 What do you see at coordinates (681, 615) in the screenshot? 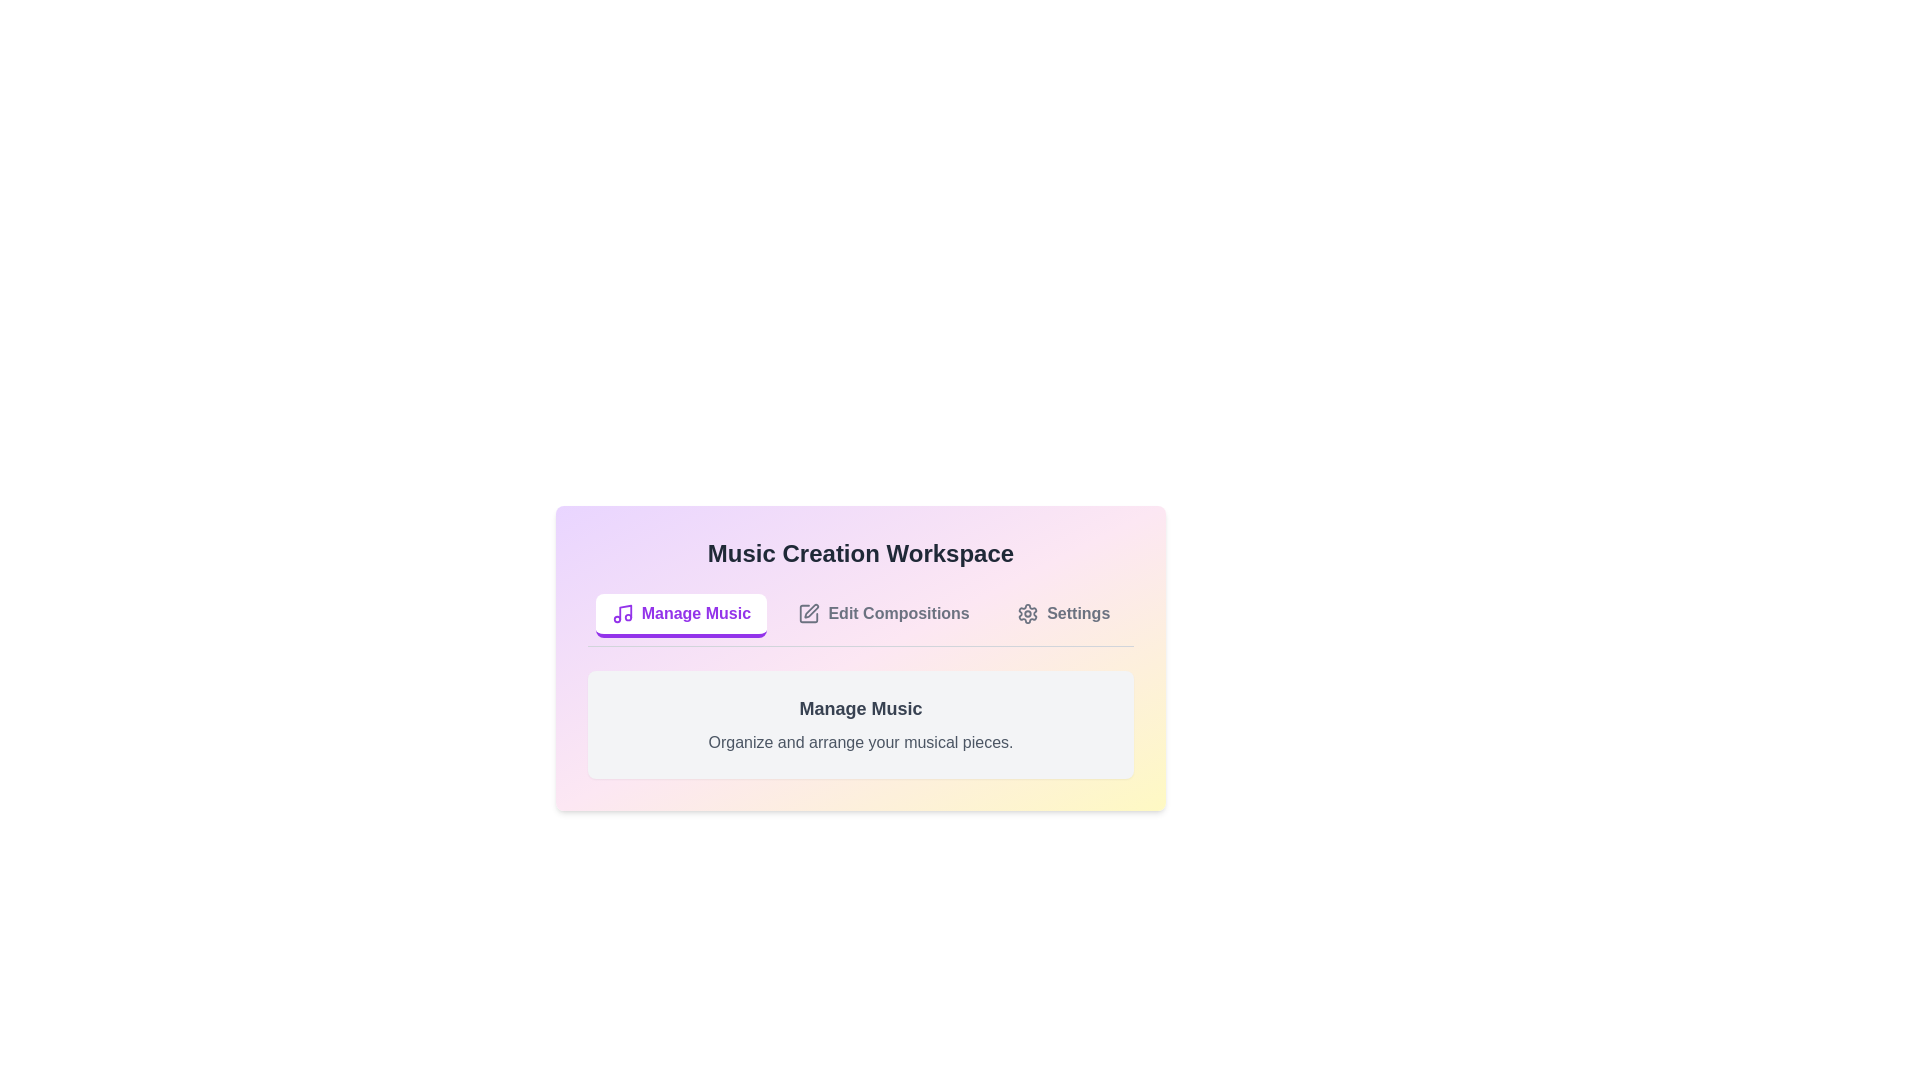
I see `the Manage Music tab by clicking on its respective button` at bounding box center [681, 615].